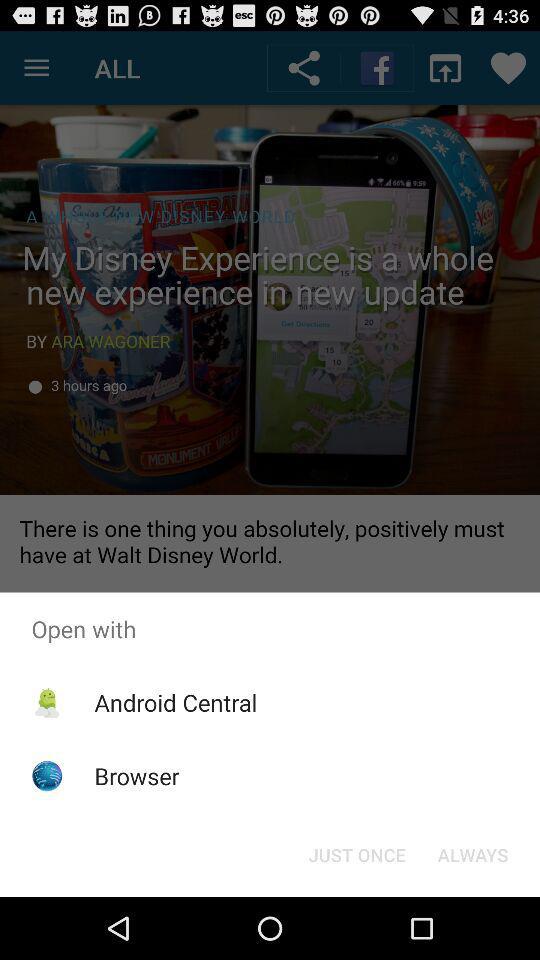  What do you see at coordinates (175, 702) in the screenshot?
I see `the item below the open with item` at bounding box center [175, 702].